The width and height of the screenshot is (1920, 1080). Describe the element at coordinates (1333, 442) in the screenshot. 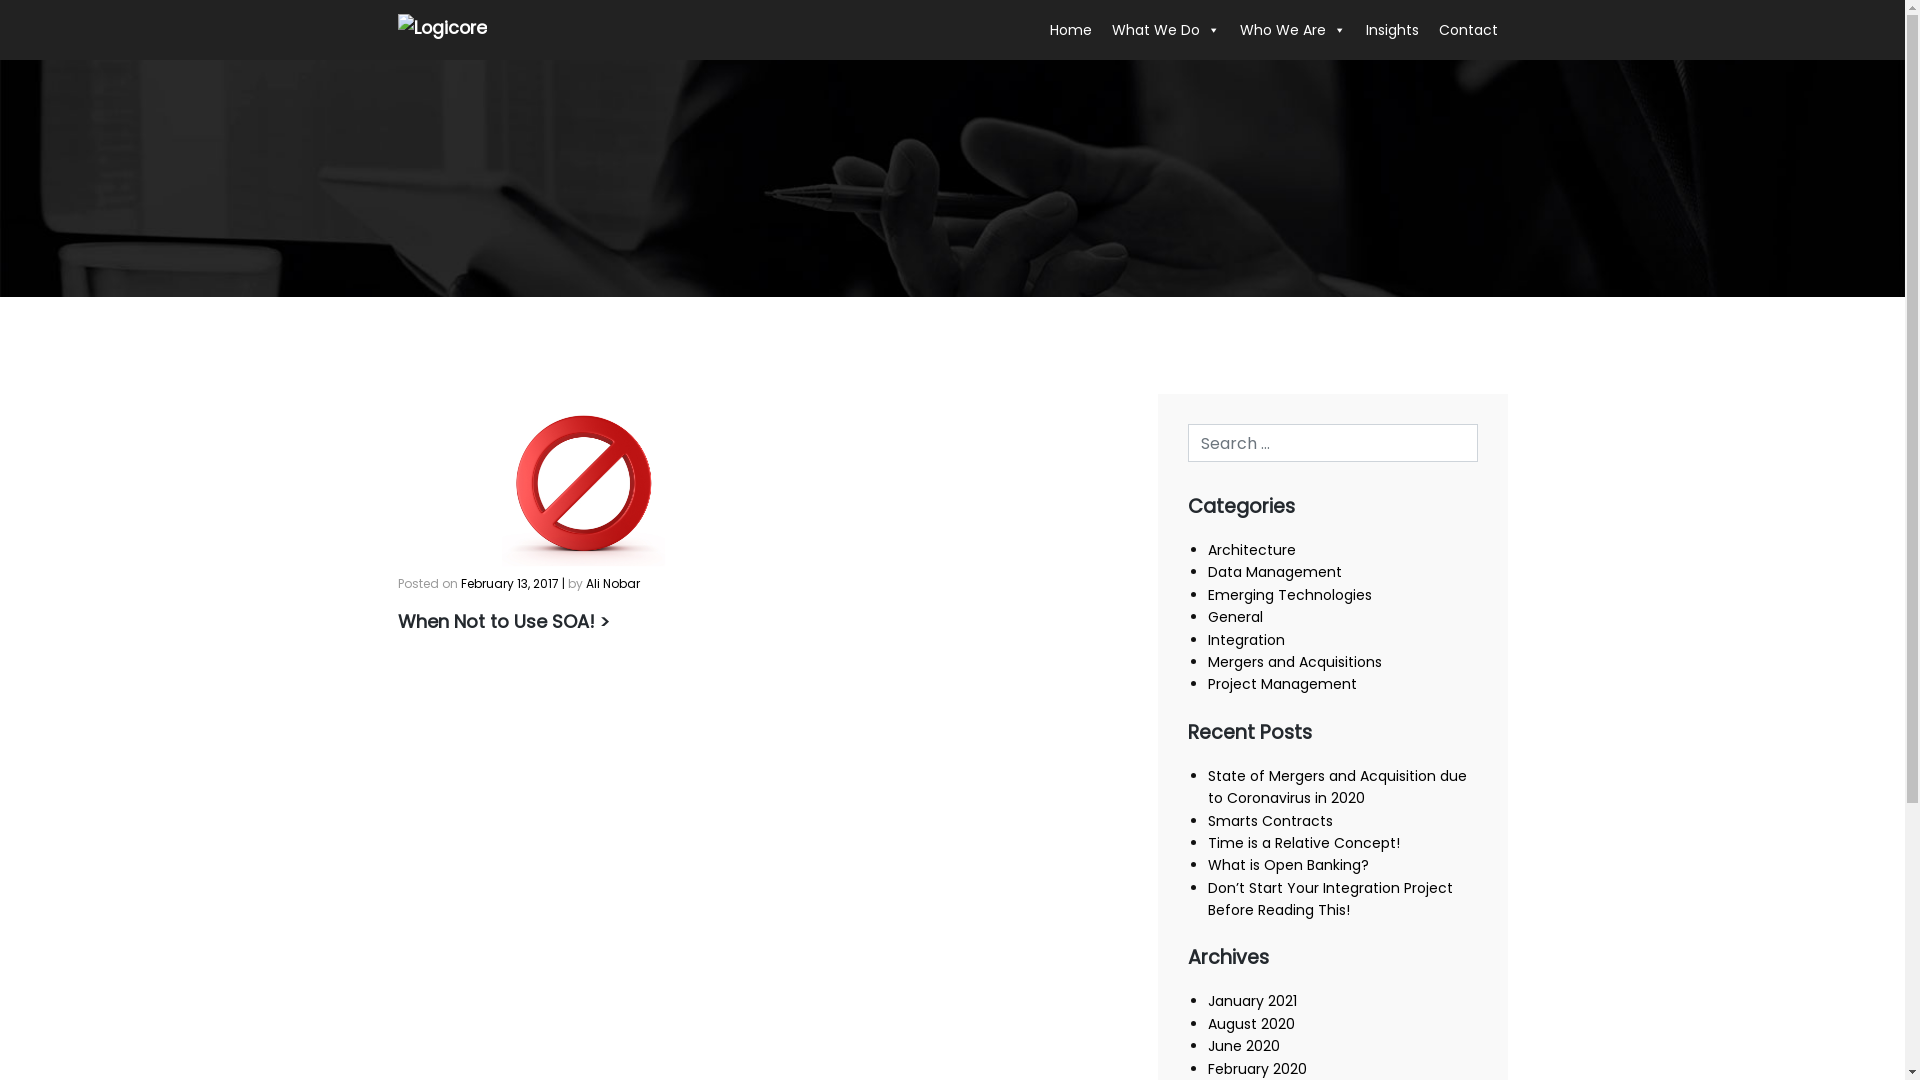

I see `'Search for:'` at that location.